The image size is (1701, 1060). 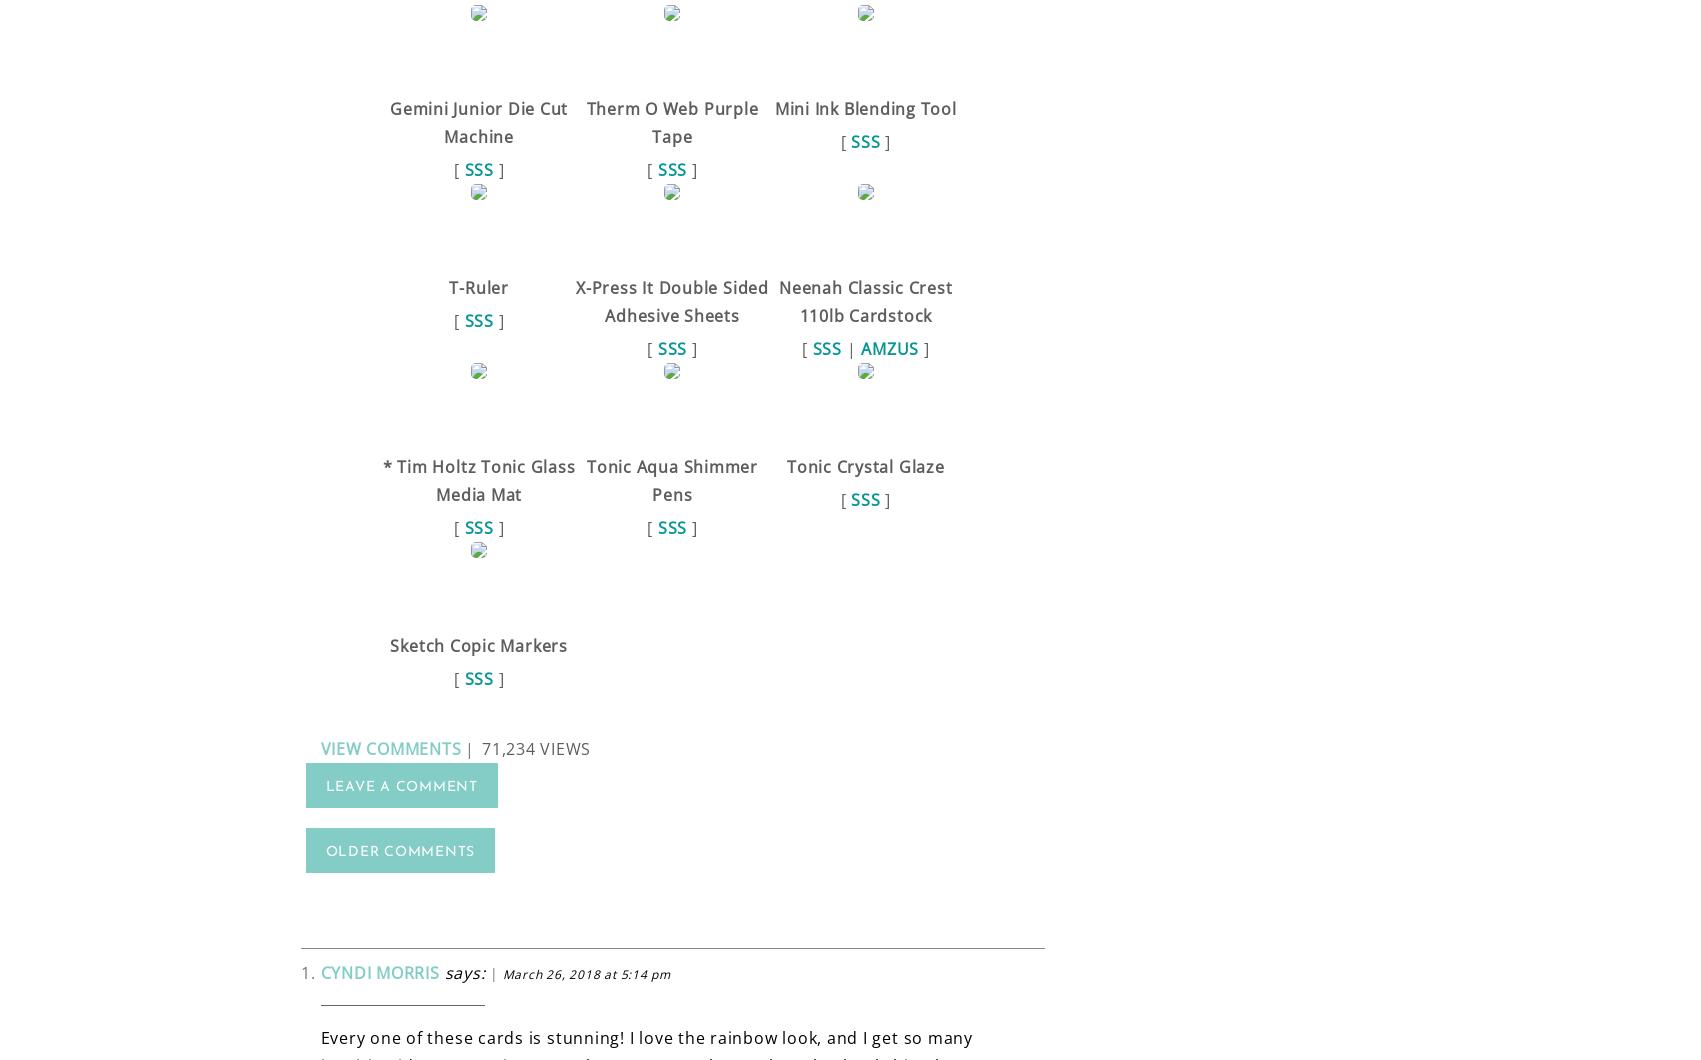 I want to click on 'says:', so click(x=463, y=971).